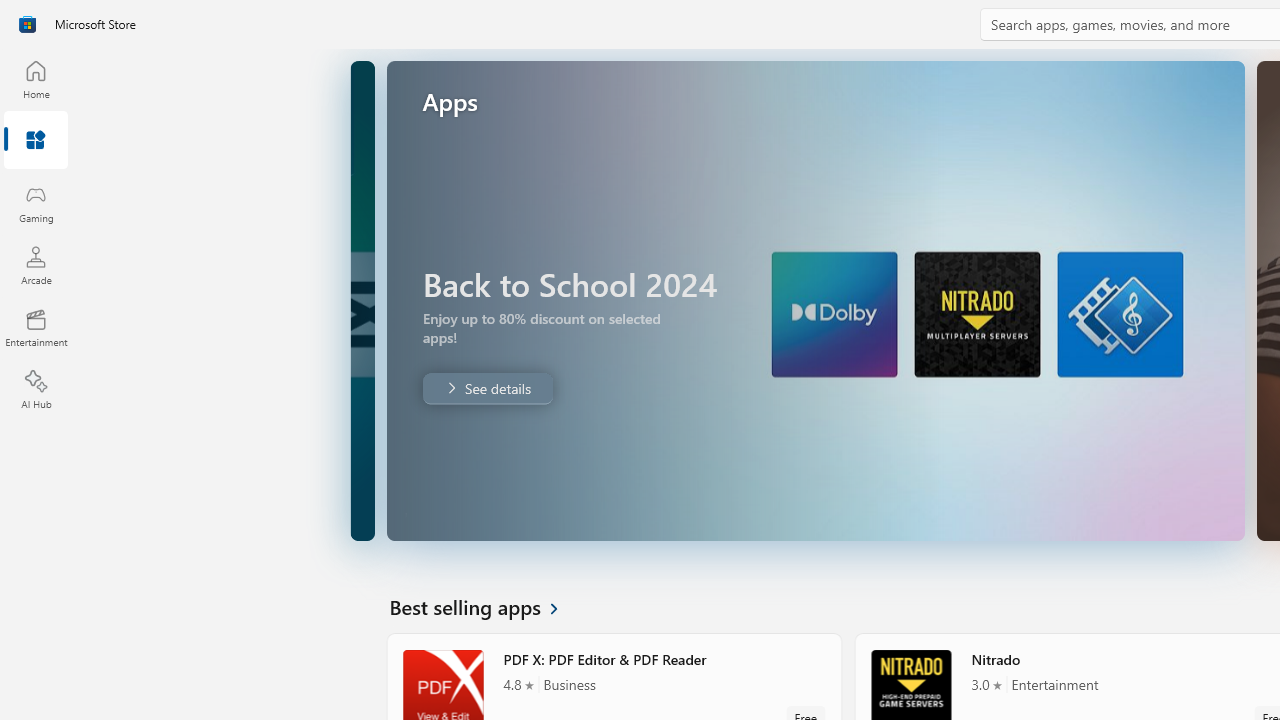 This screenshot has height=720, width=1280. What do you see at coordinates (814, 300) in the screenshot?
I see `'AutomationID: Image'` at bounding box center [814, 300].